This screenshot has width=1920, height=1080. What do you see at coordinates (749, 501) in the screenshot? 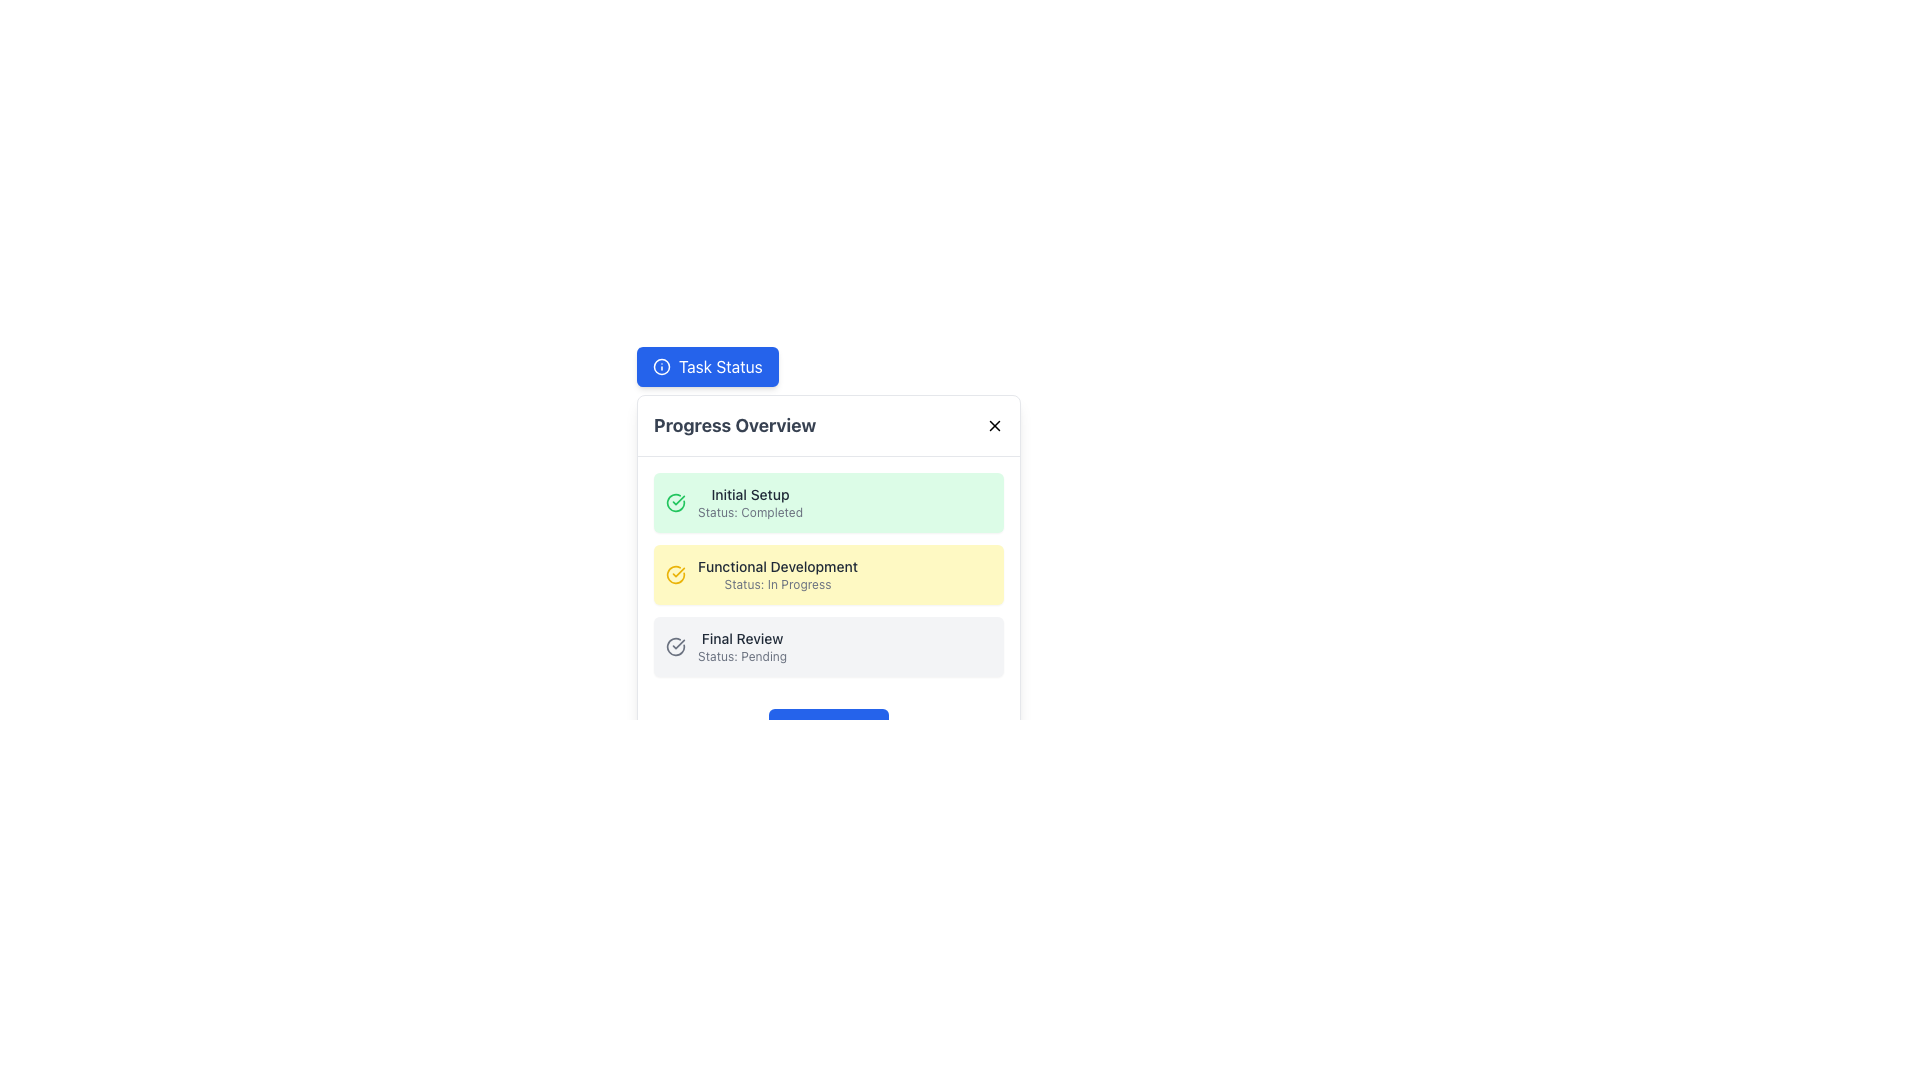
I see `text from the status indicator labeled 'Initial Setup' located to the right of the green checkmark icon in the completed tasks section` at bounding box center [749, 501].